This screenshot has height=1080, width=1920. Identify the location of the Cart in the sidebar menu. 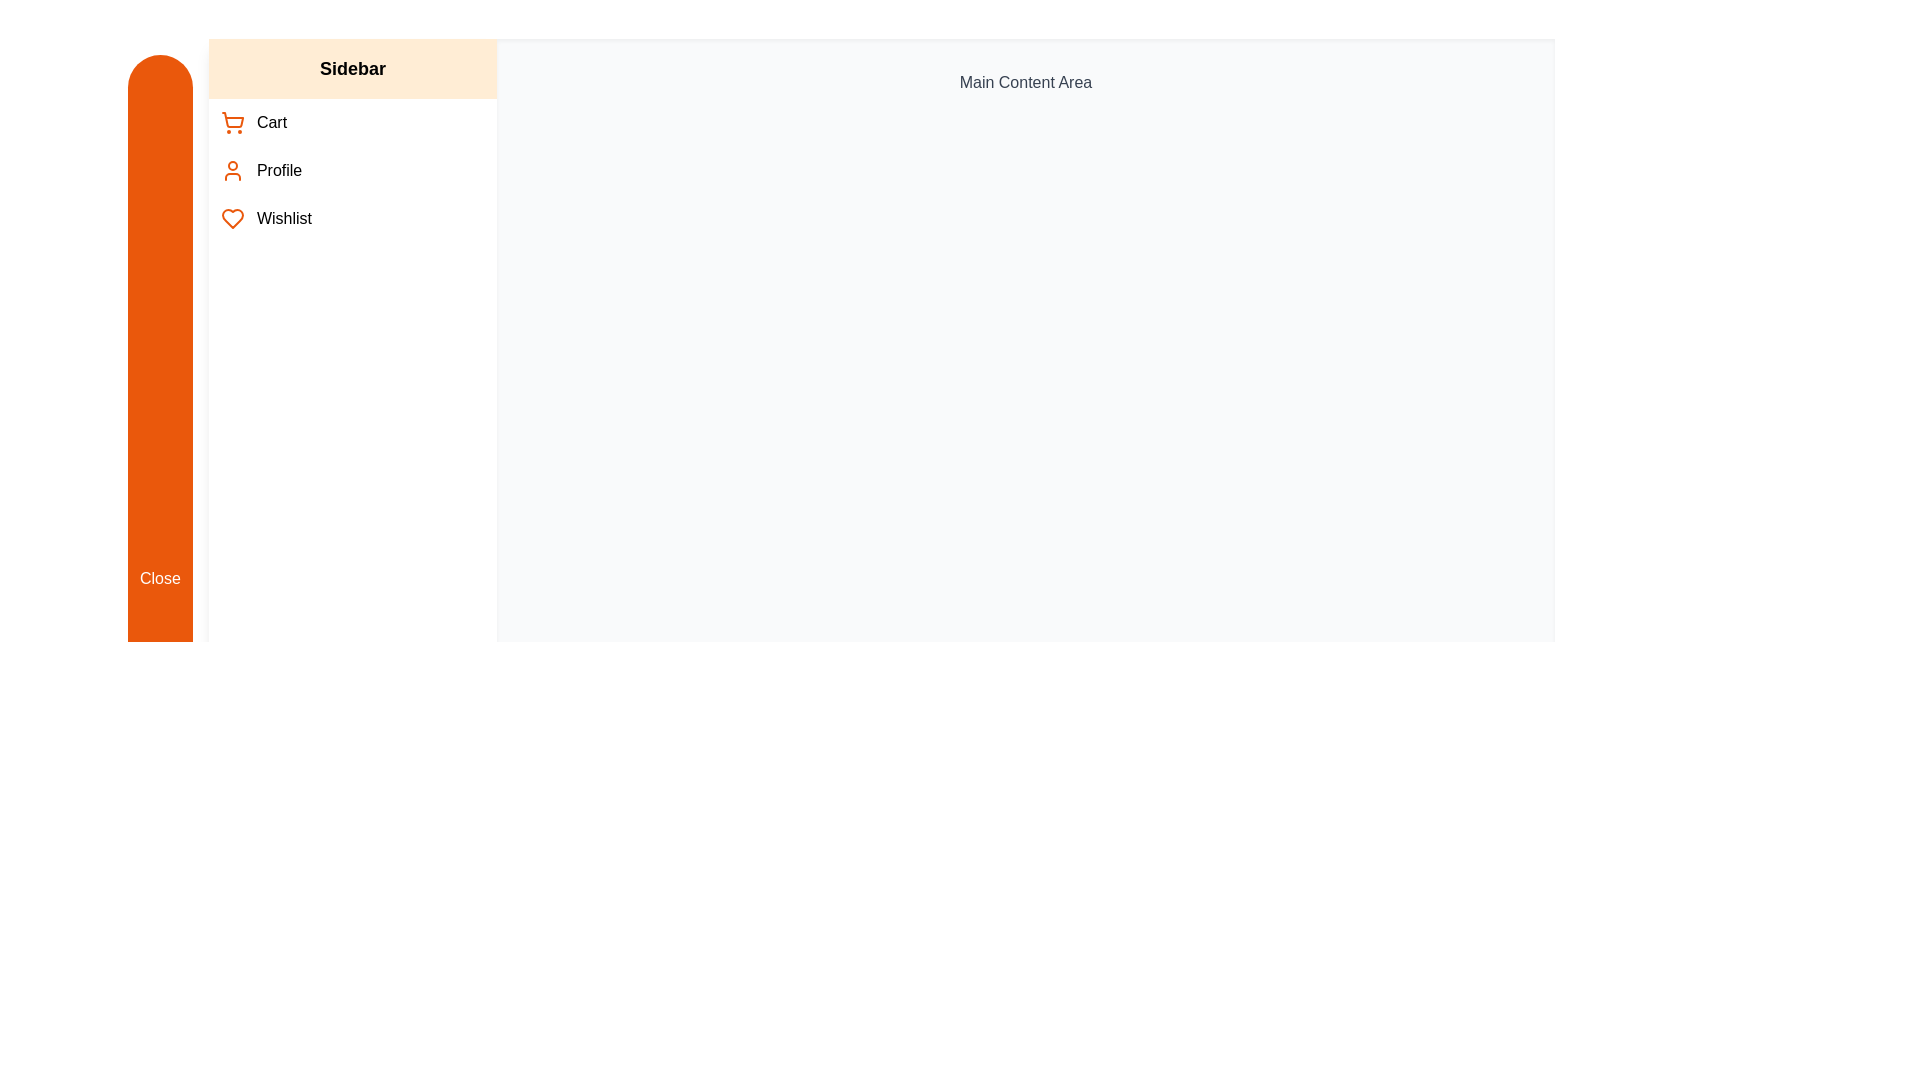
(352, 123).